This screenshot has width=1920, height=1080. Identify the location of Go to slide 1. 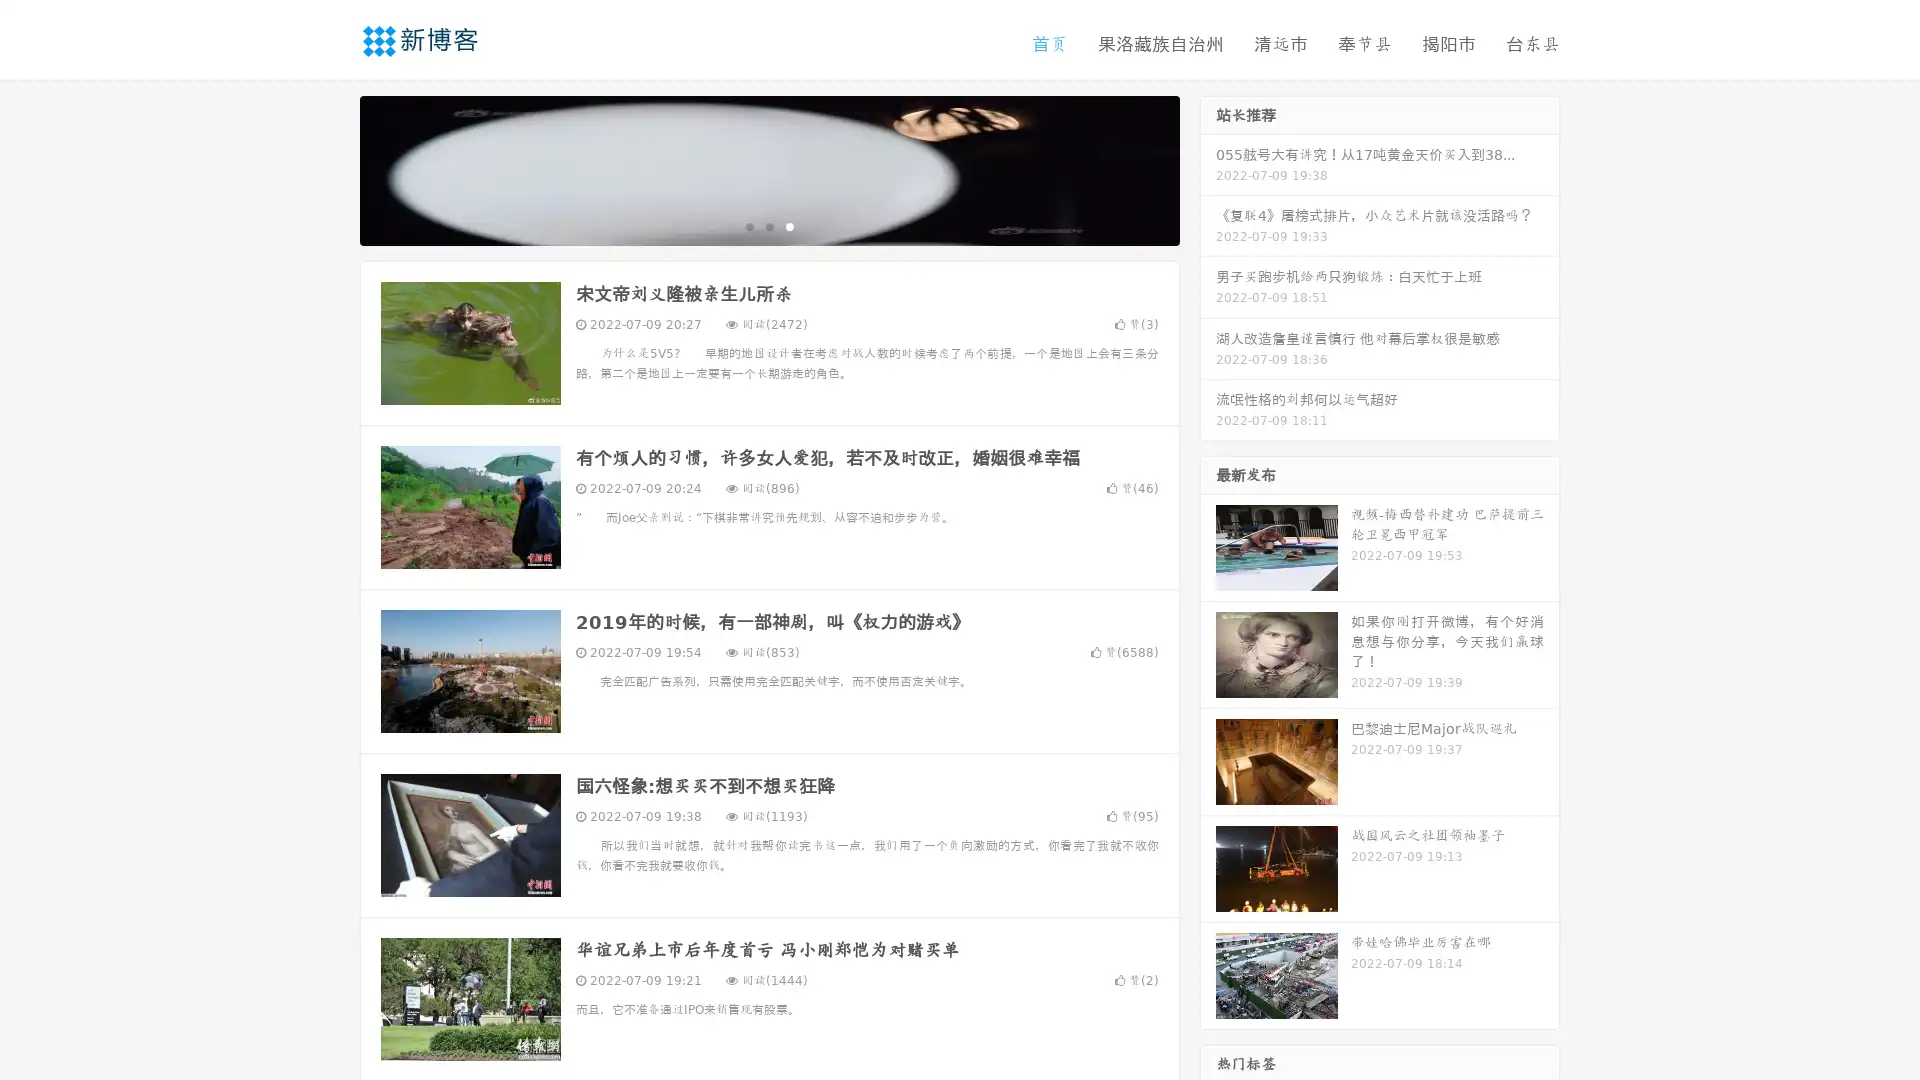
(748, 225).